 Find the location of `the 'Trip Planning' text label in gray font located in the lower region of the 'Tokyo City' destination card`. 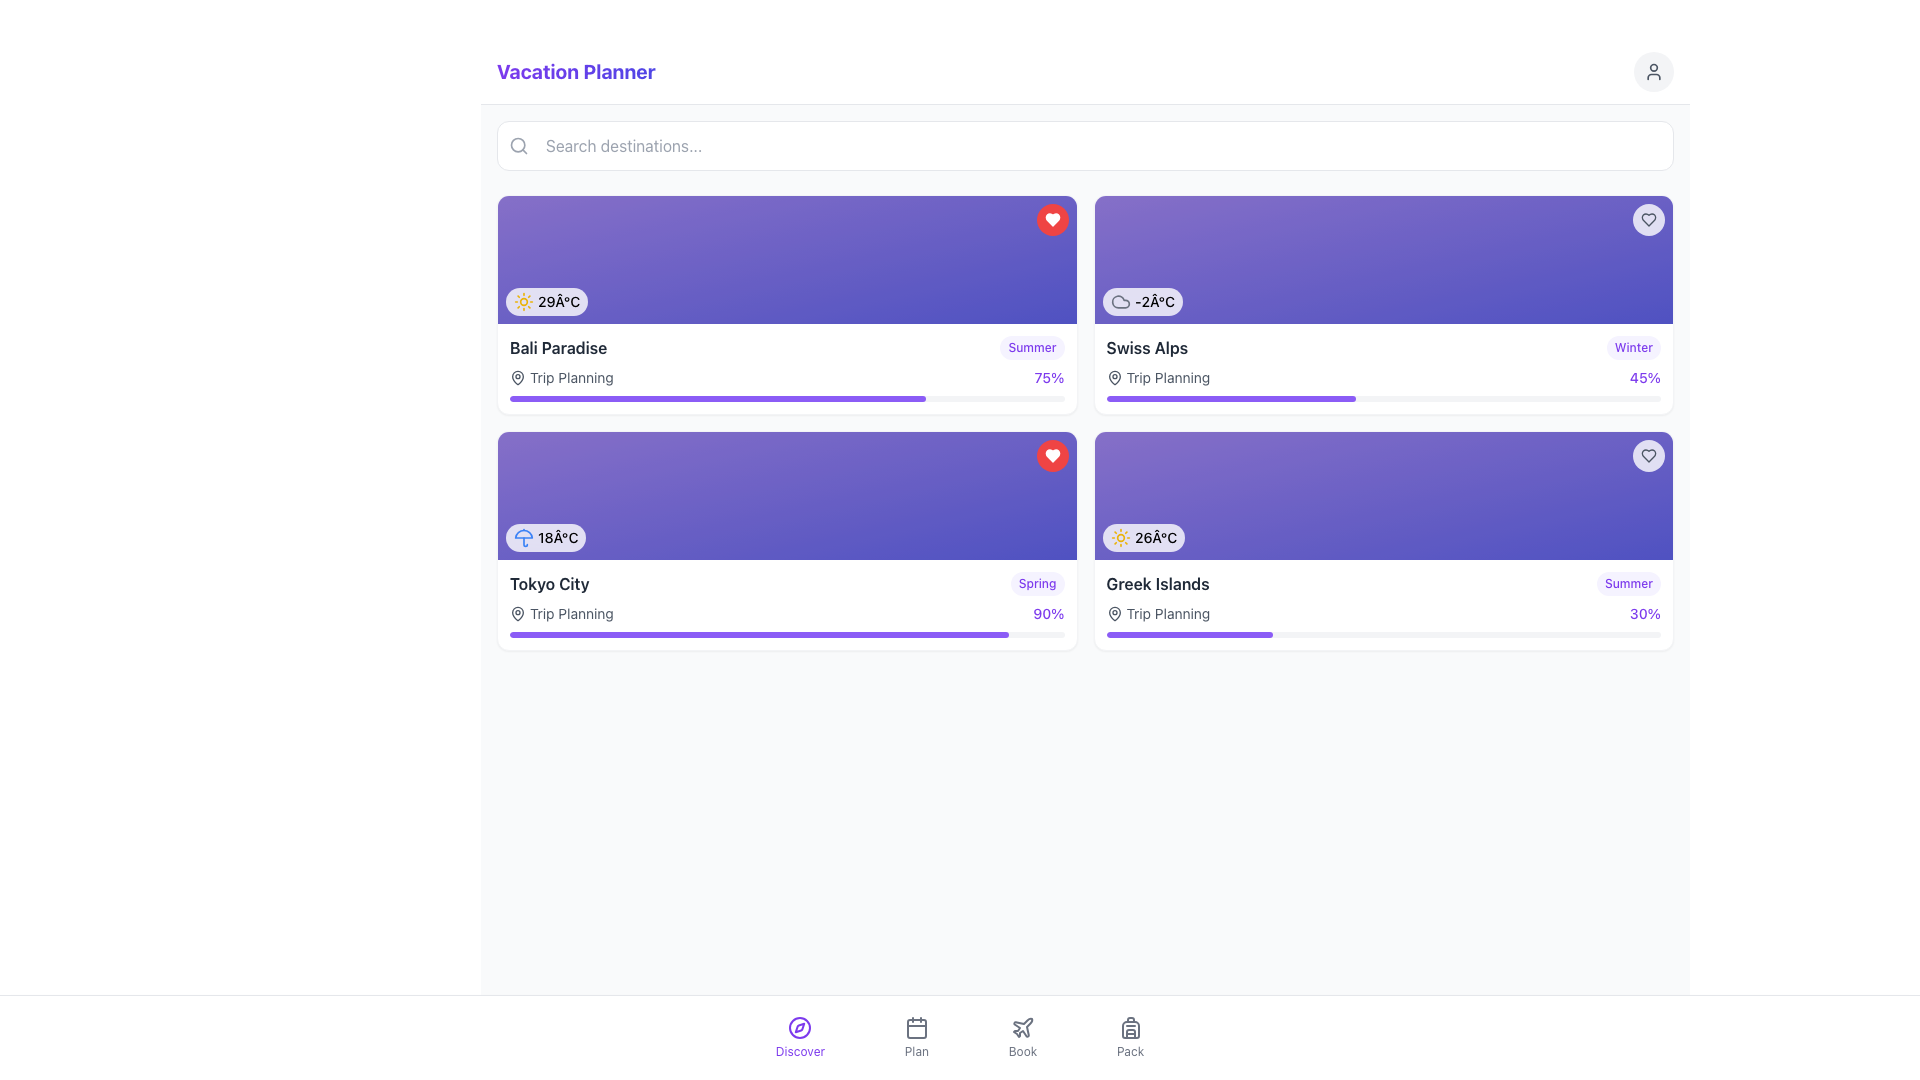

the 'Trip Planning' text label in gray font located in the lower region of the 'Tokyo City' destination card is located at coordinates (570, 612).